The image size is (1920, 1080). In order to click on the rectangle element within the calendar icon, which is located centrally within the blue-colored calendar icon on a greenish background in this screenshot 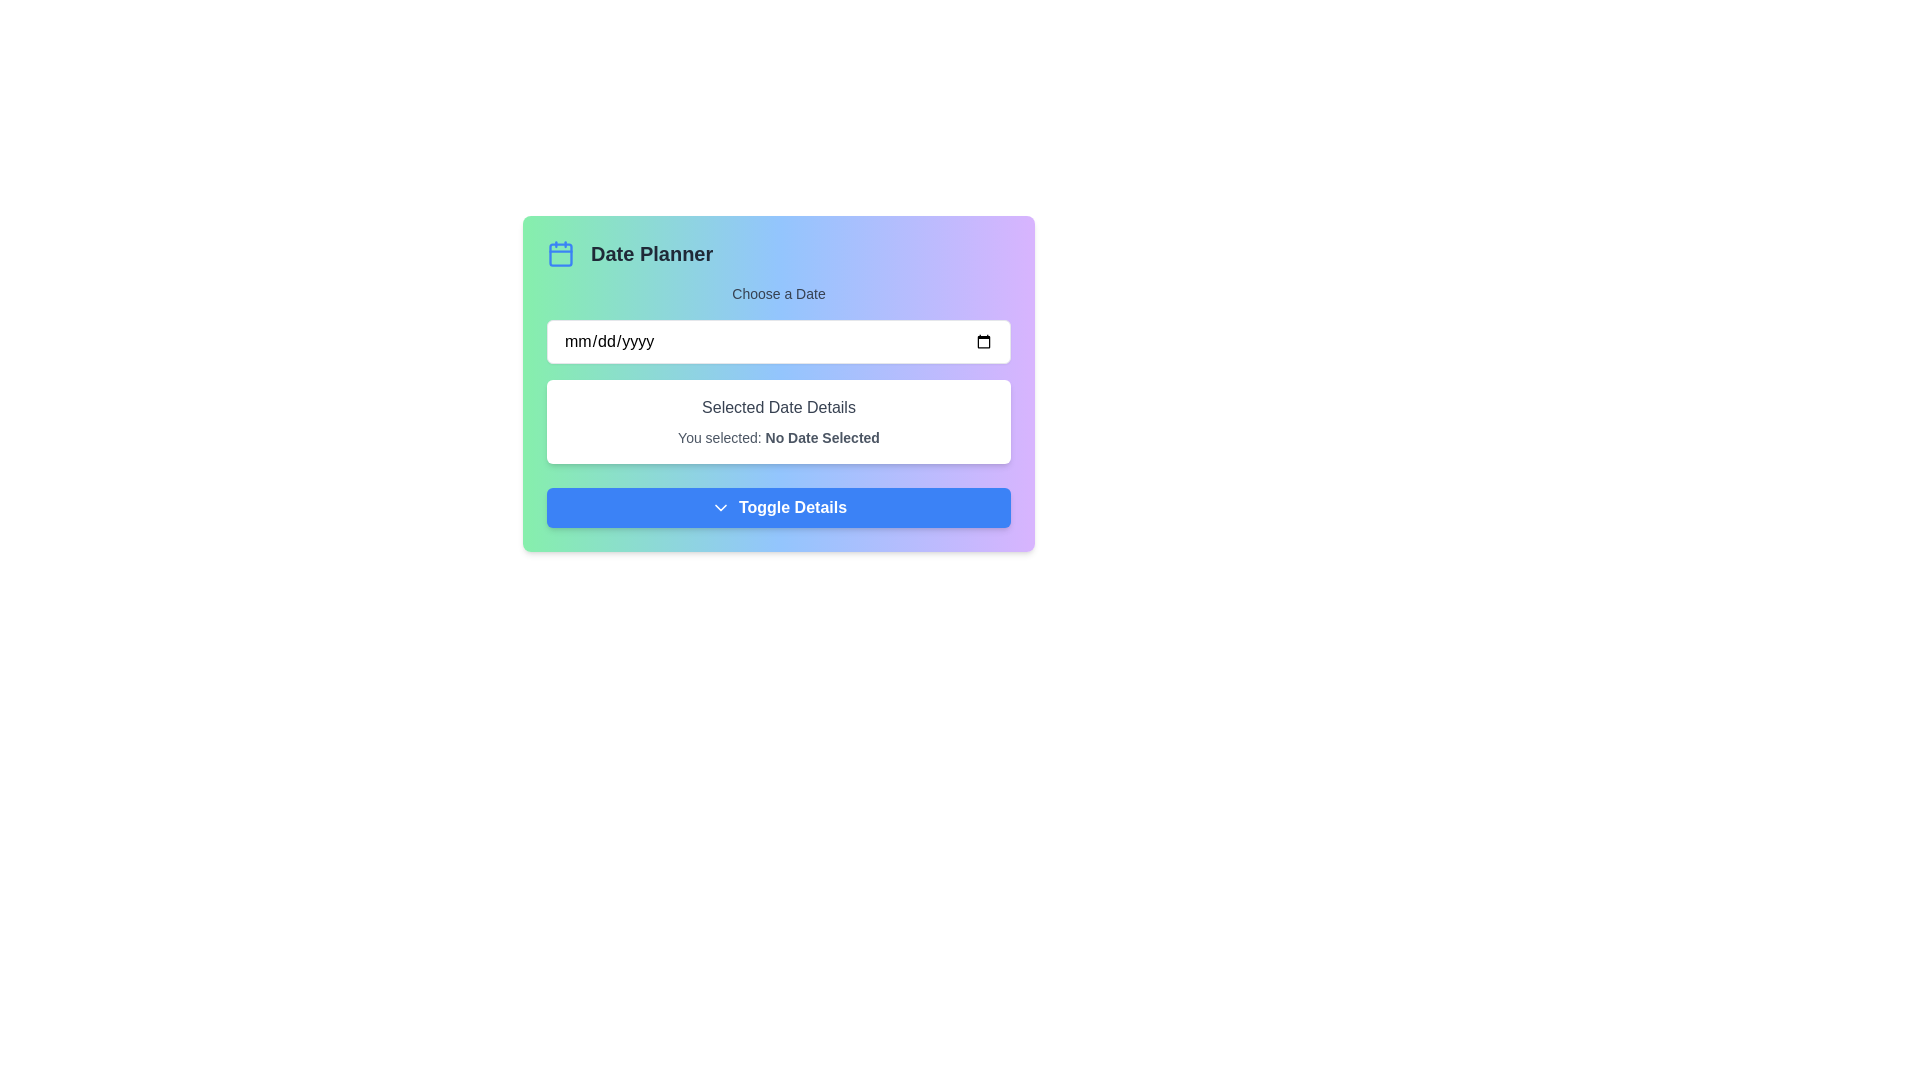, I will do `click(560, 253)`.